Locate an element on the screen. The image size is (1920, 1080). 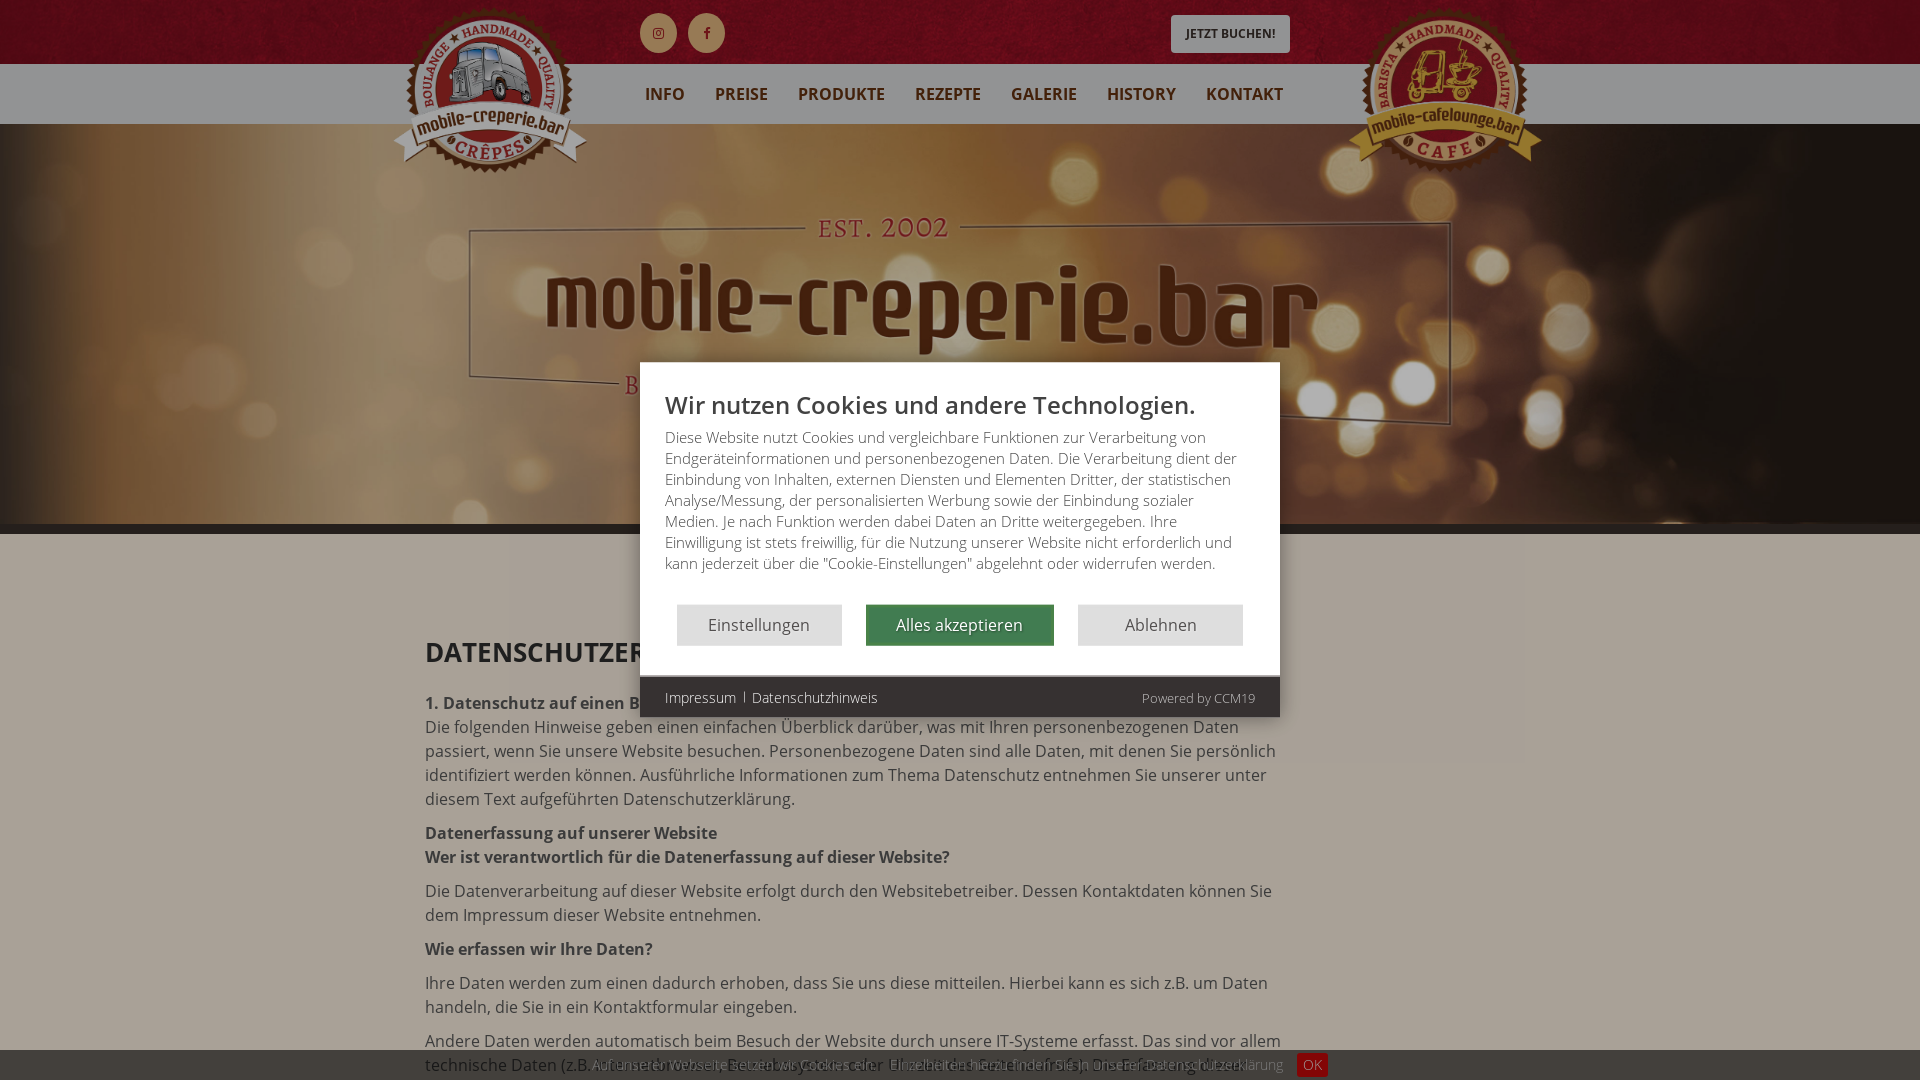
'OK' is located at coordinates (1312, 1063).